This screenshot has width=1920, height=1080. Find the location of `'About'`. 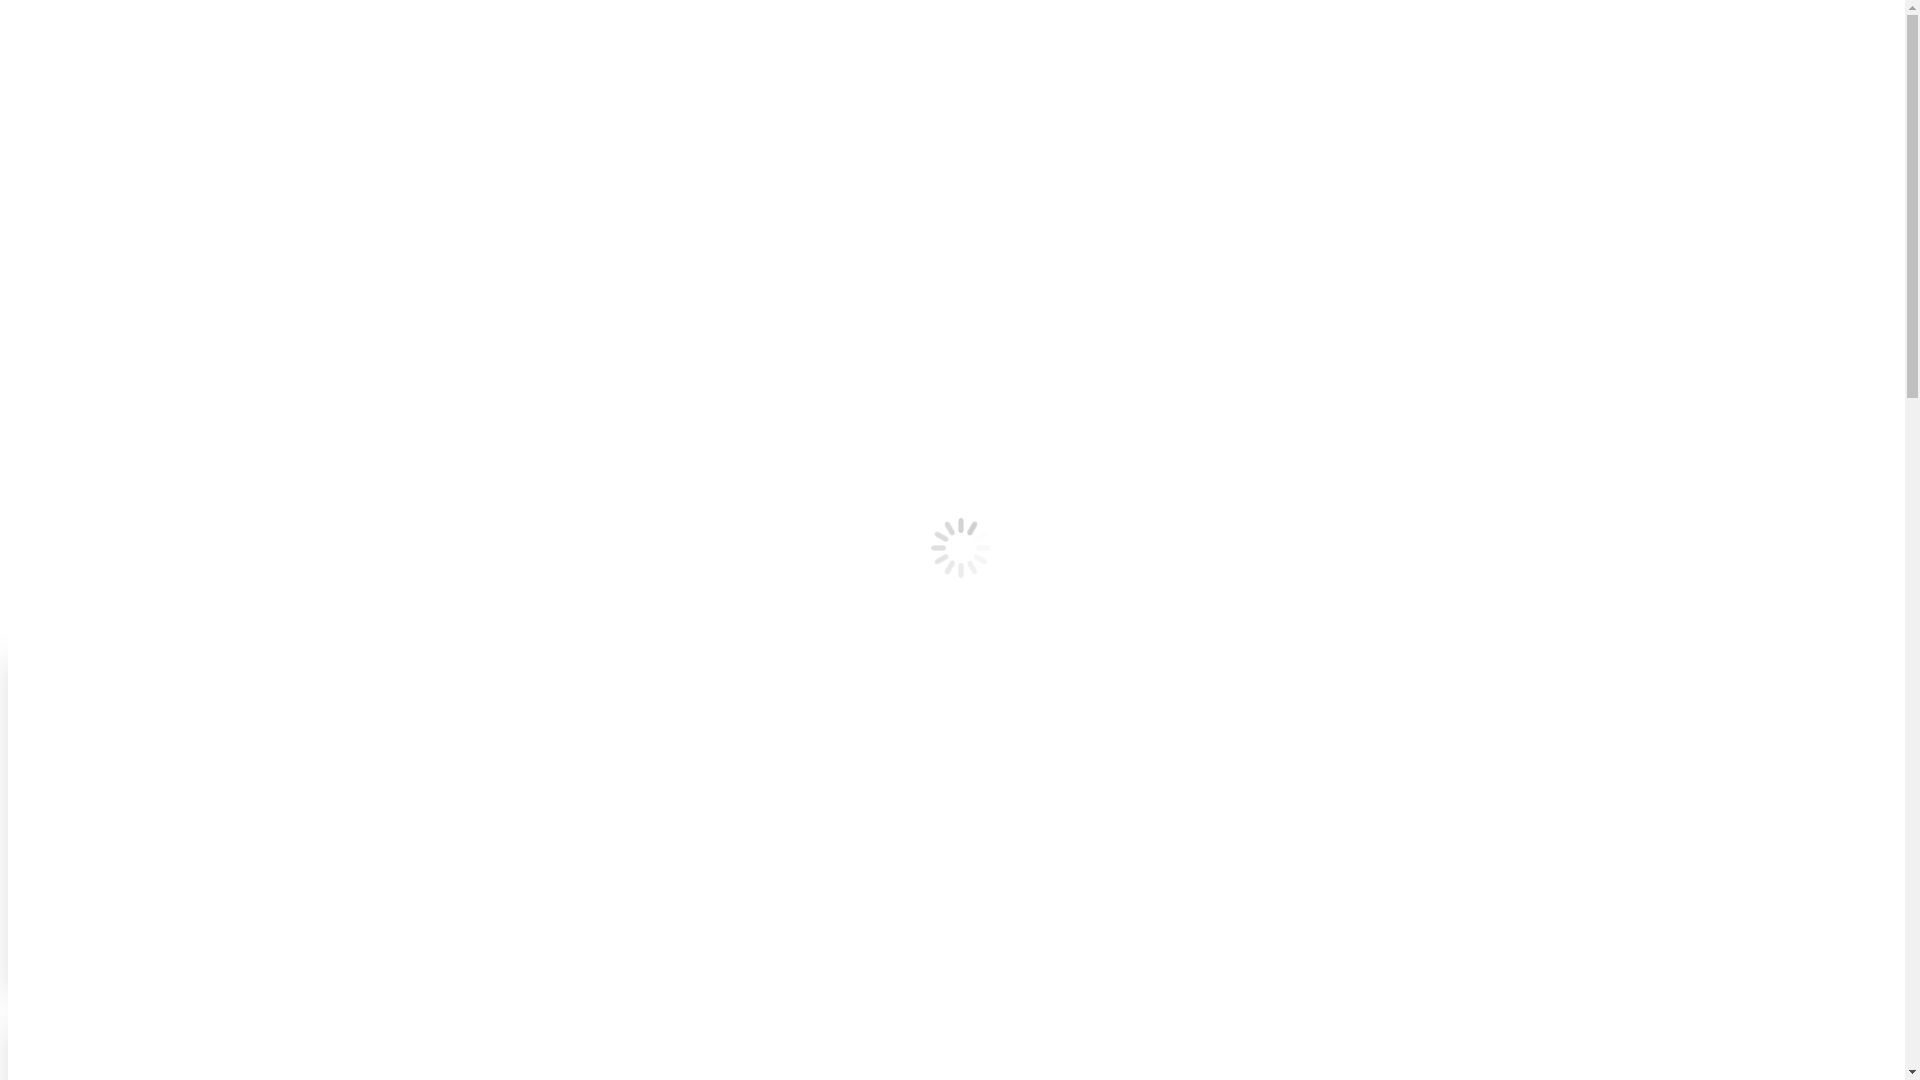

'About' is located at coordinates (67, 169).